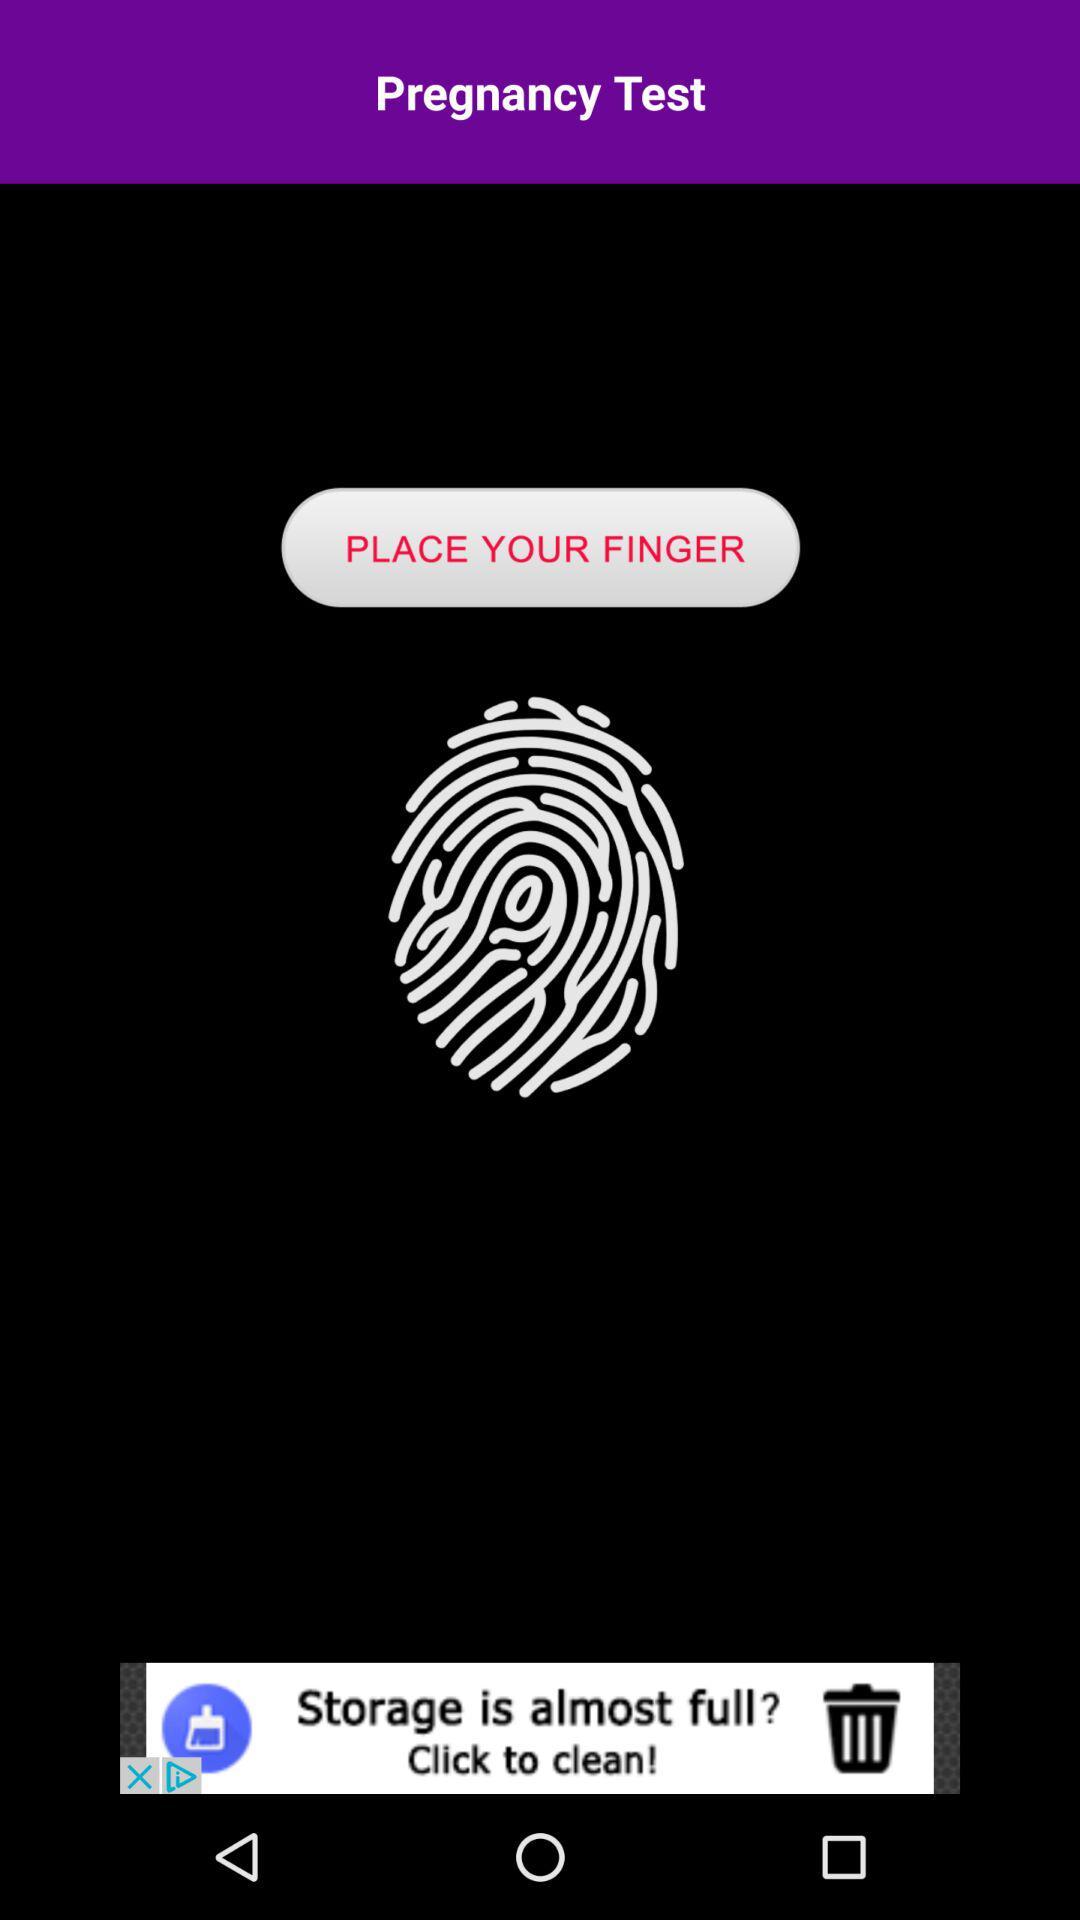 The height and width of the screenshot is (1920, 1080). Describe the element at coordinates (540, 1727) in the screenshot. I see `open advertisement` at that location.